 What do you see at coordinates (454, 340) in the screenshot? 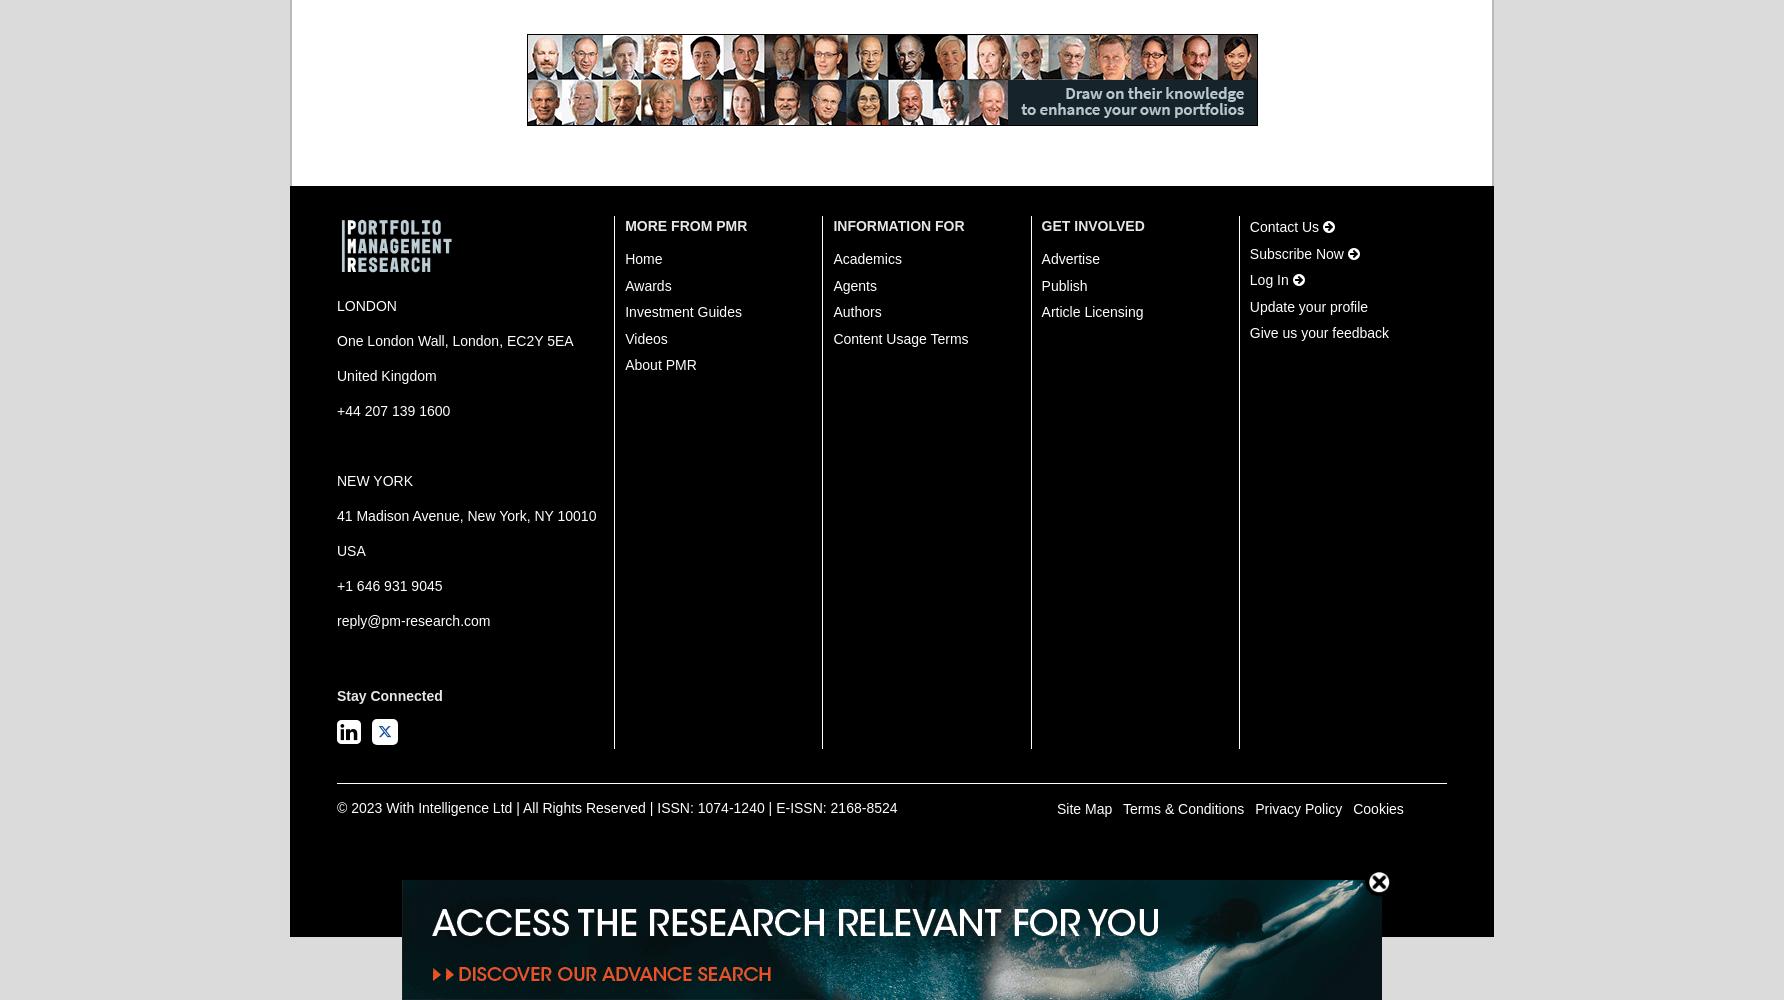
I see `'One London Wall, London, EC2Y 5EA'` at bounding box center [454, 340].